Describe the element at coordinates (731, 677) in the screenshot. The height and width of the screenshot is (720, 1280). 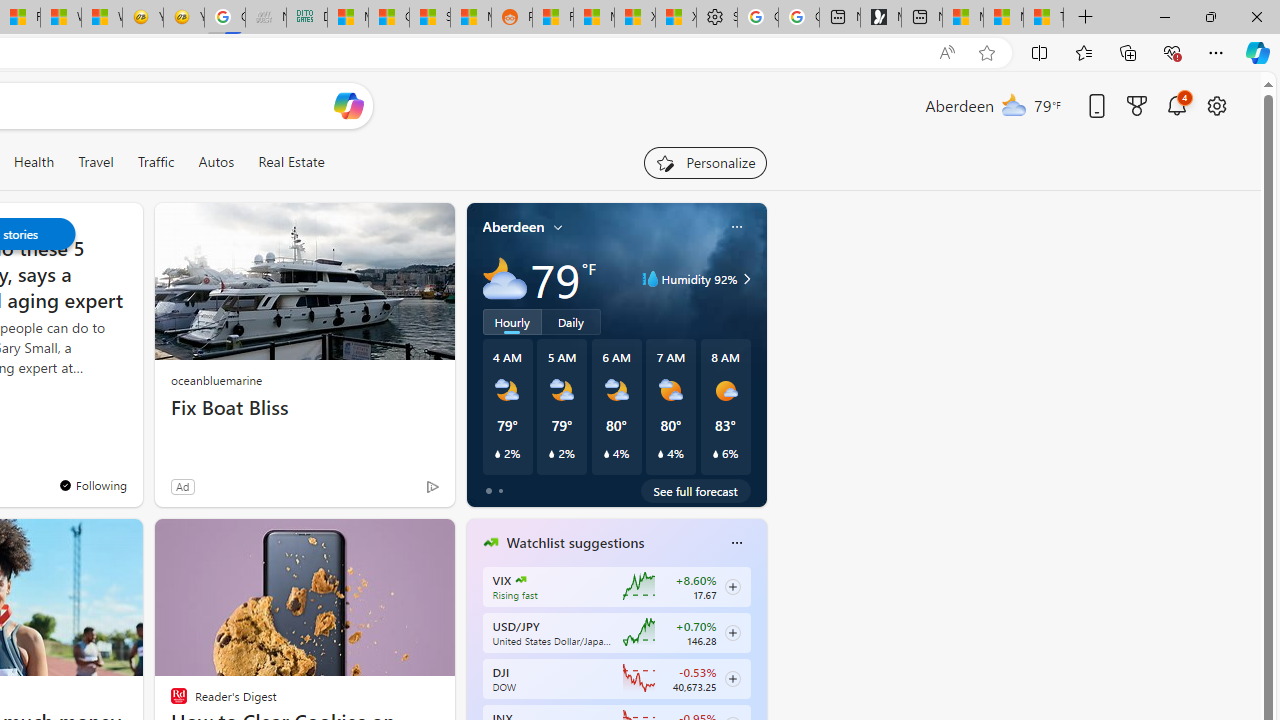
I see `'Class: follow-button  m'` at that location.